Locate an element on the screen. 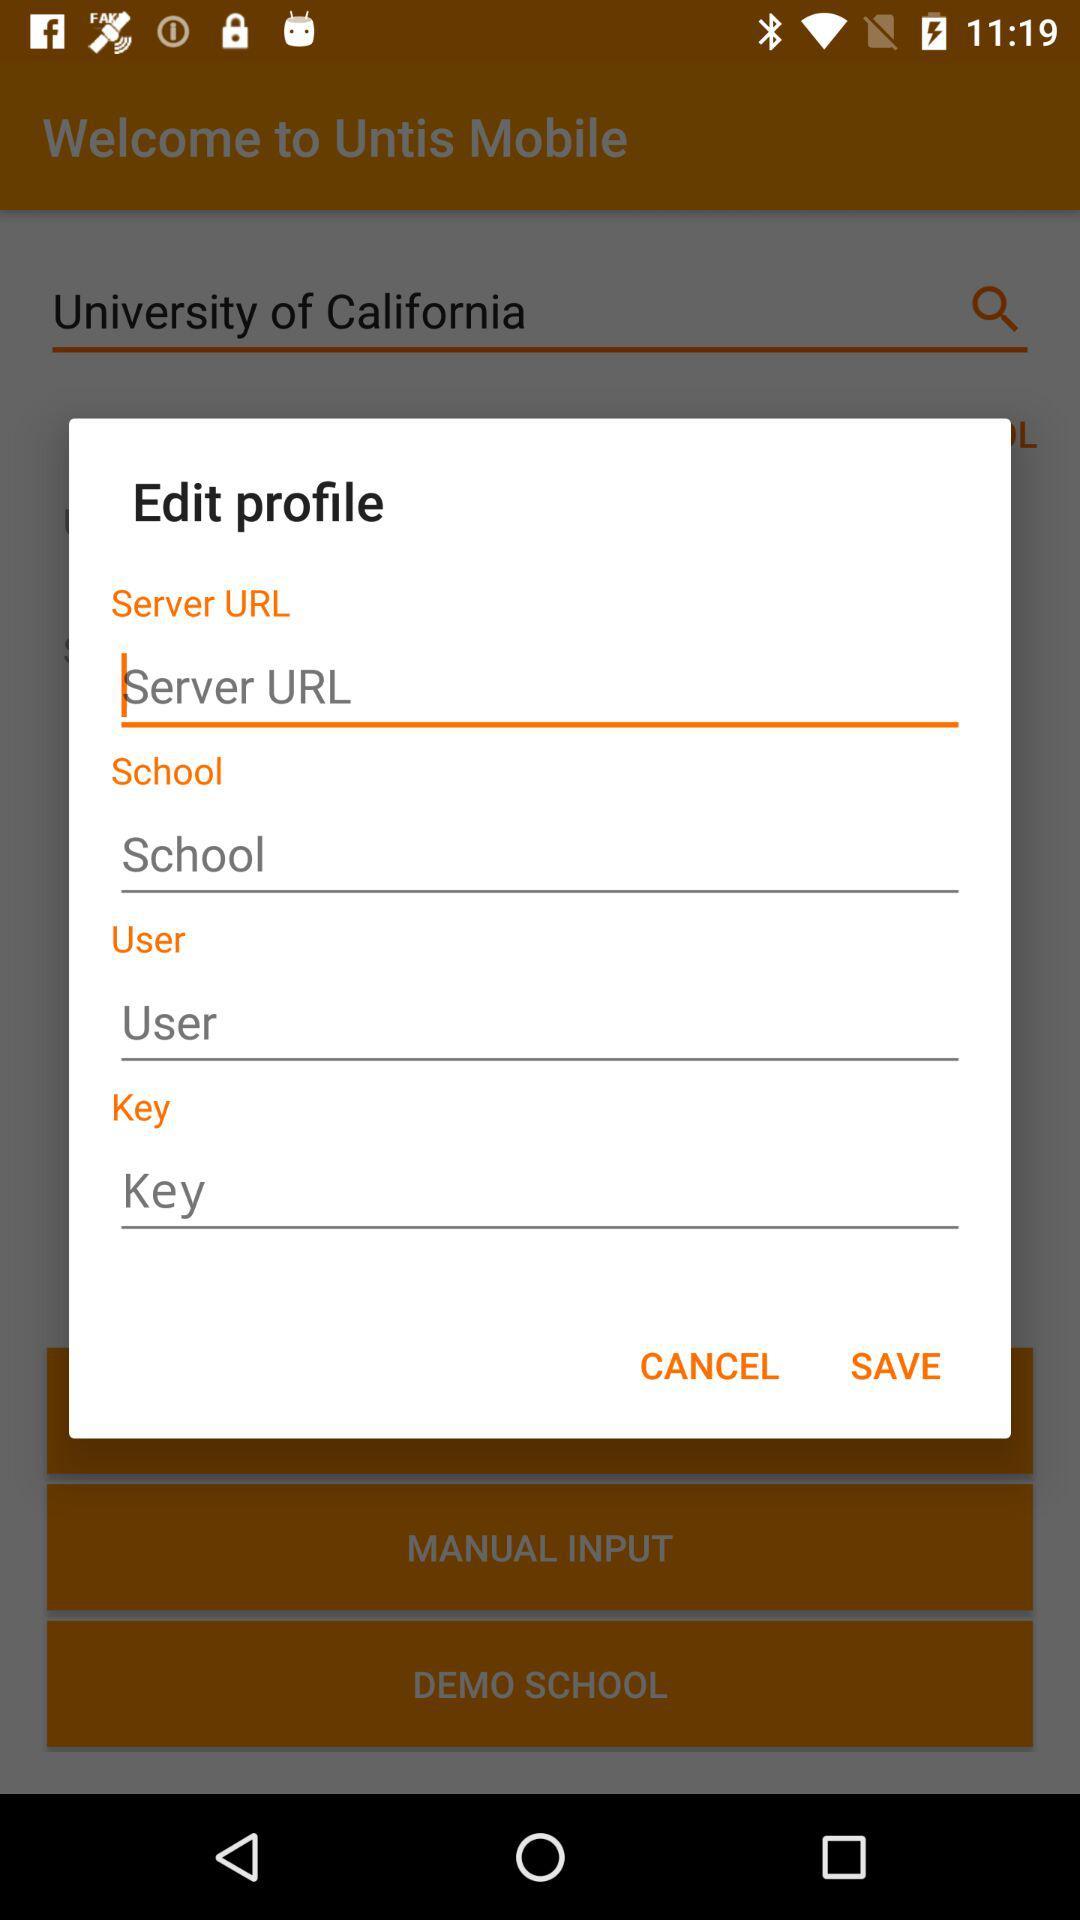 The width and height of the screenshot is (1080, 1920). cancel is located at coordinates (708, 1363).